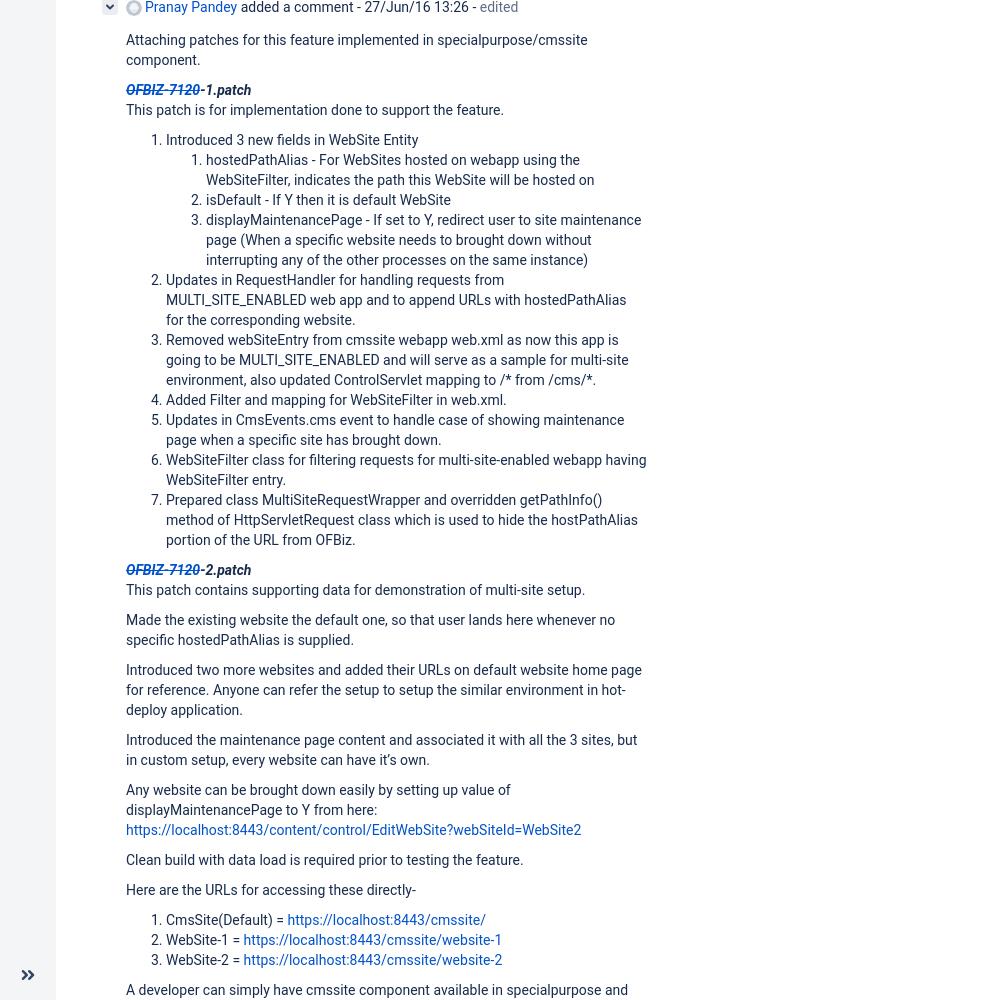  I want to click on 'Added Filter and mapping for WebSiteFilter in web.xml.', so click(335, 399).